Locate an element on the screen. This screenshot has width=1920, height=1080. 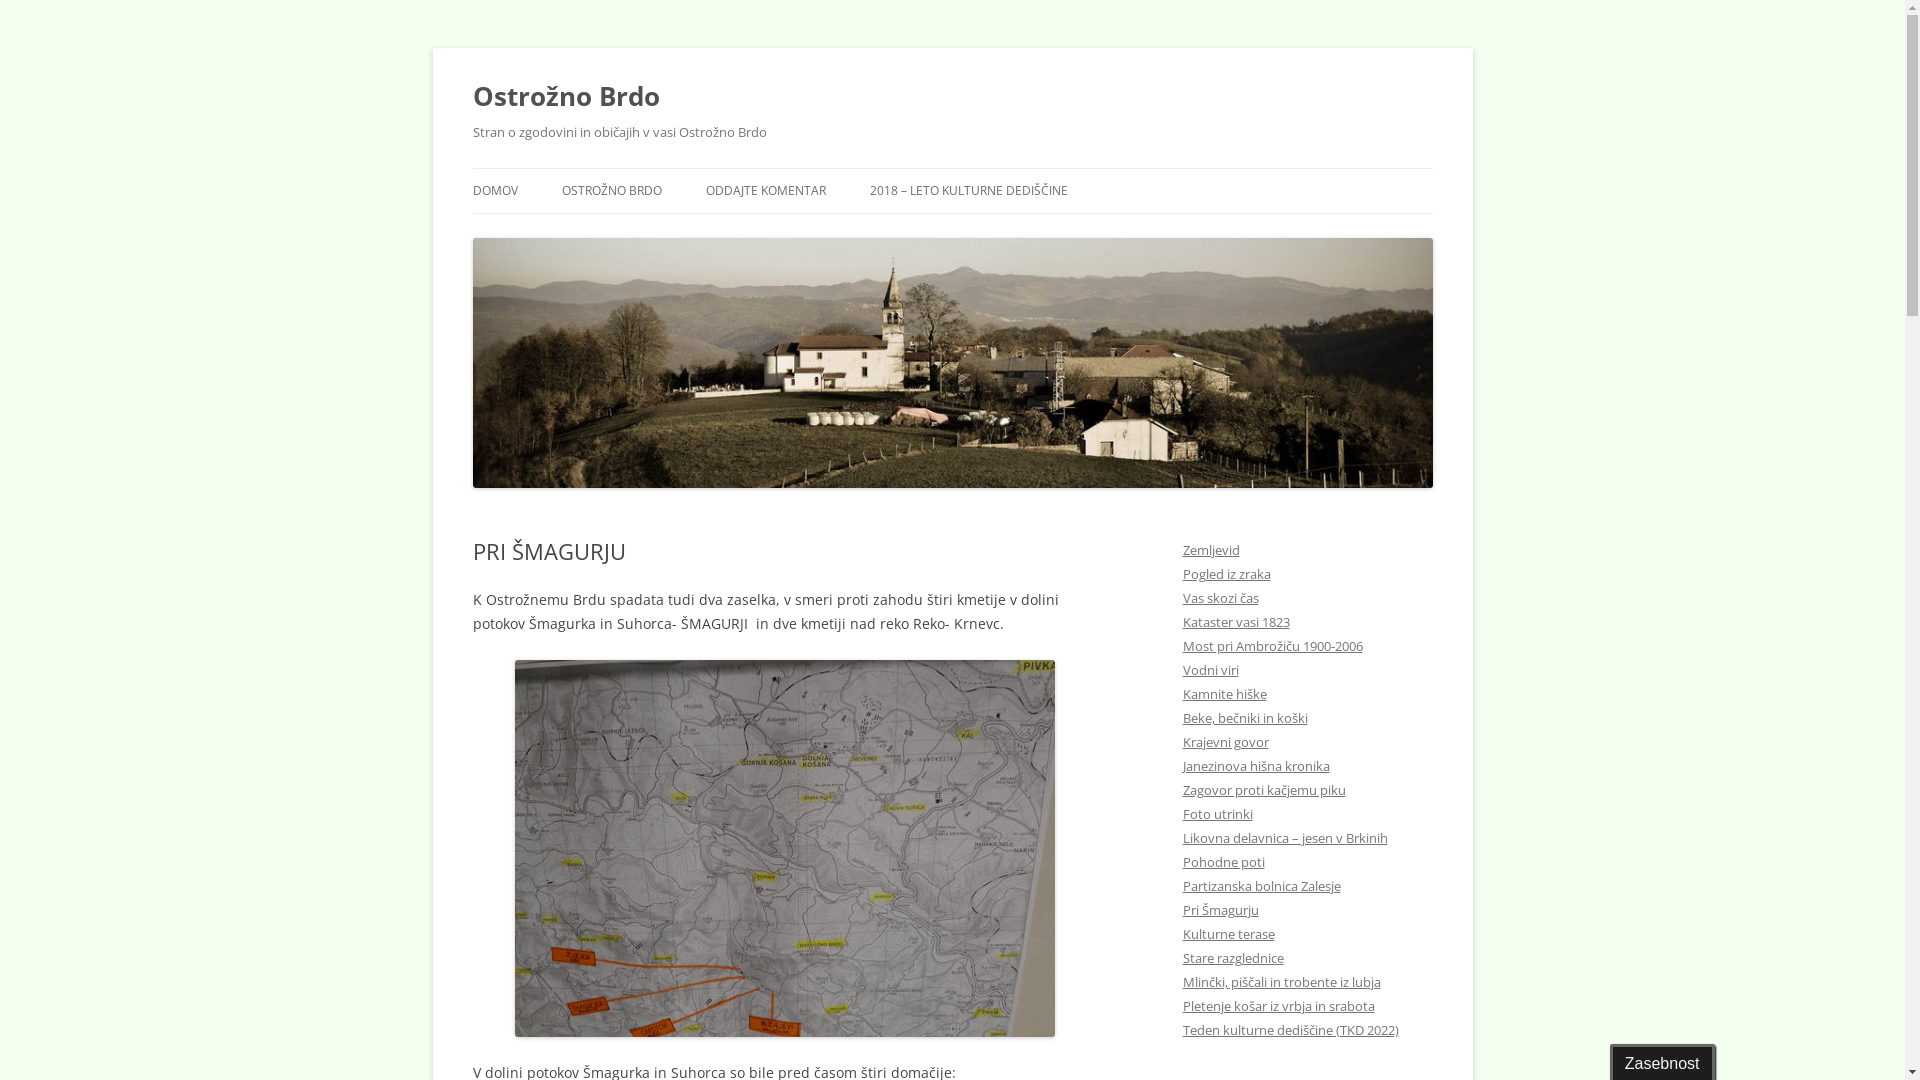
'Krajevni govor' is located at coordinates (1223, 741).